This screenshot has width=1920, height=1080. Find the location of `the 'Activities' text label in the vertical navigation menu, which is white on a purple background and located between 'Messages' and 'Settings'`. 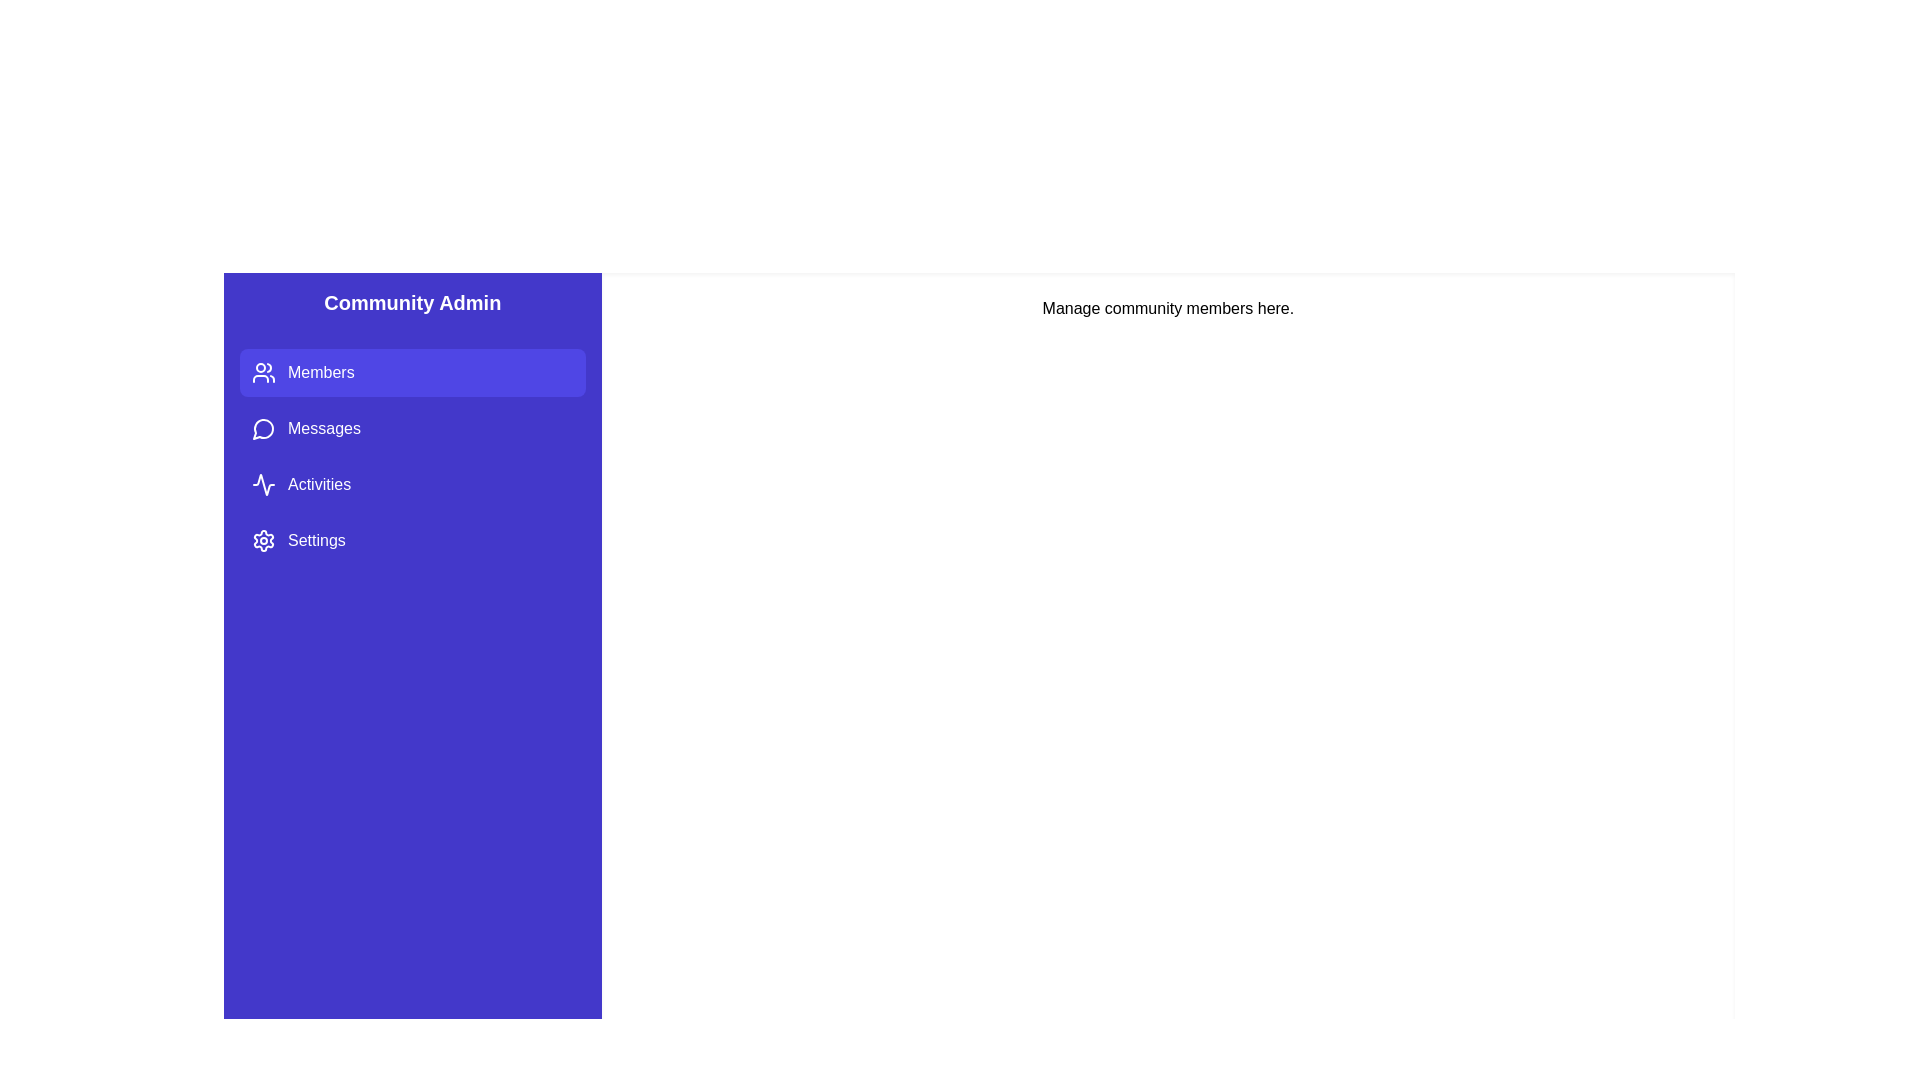

the 'Activities' text label in the vertical navigation menu, which is white on a purple background and located between 'Messages' and 'Settings' is located at coordinates (318, 485).